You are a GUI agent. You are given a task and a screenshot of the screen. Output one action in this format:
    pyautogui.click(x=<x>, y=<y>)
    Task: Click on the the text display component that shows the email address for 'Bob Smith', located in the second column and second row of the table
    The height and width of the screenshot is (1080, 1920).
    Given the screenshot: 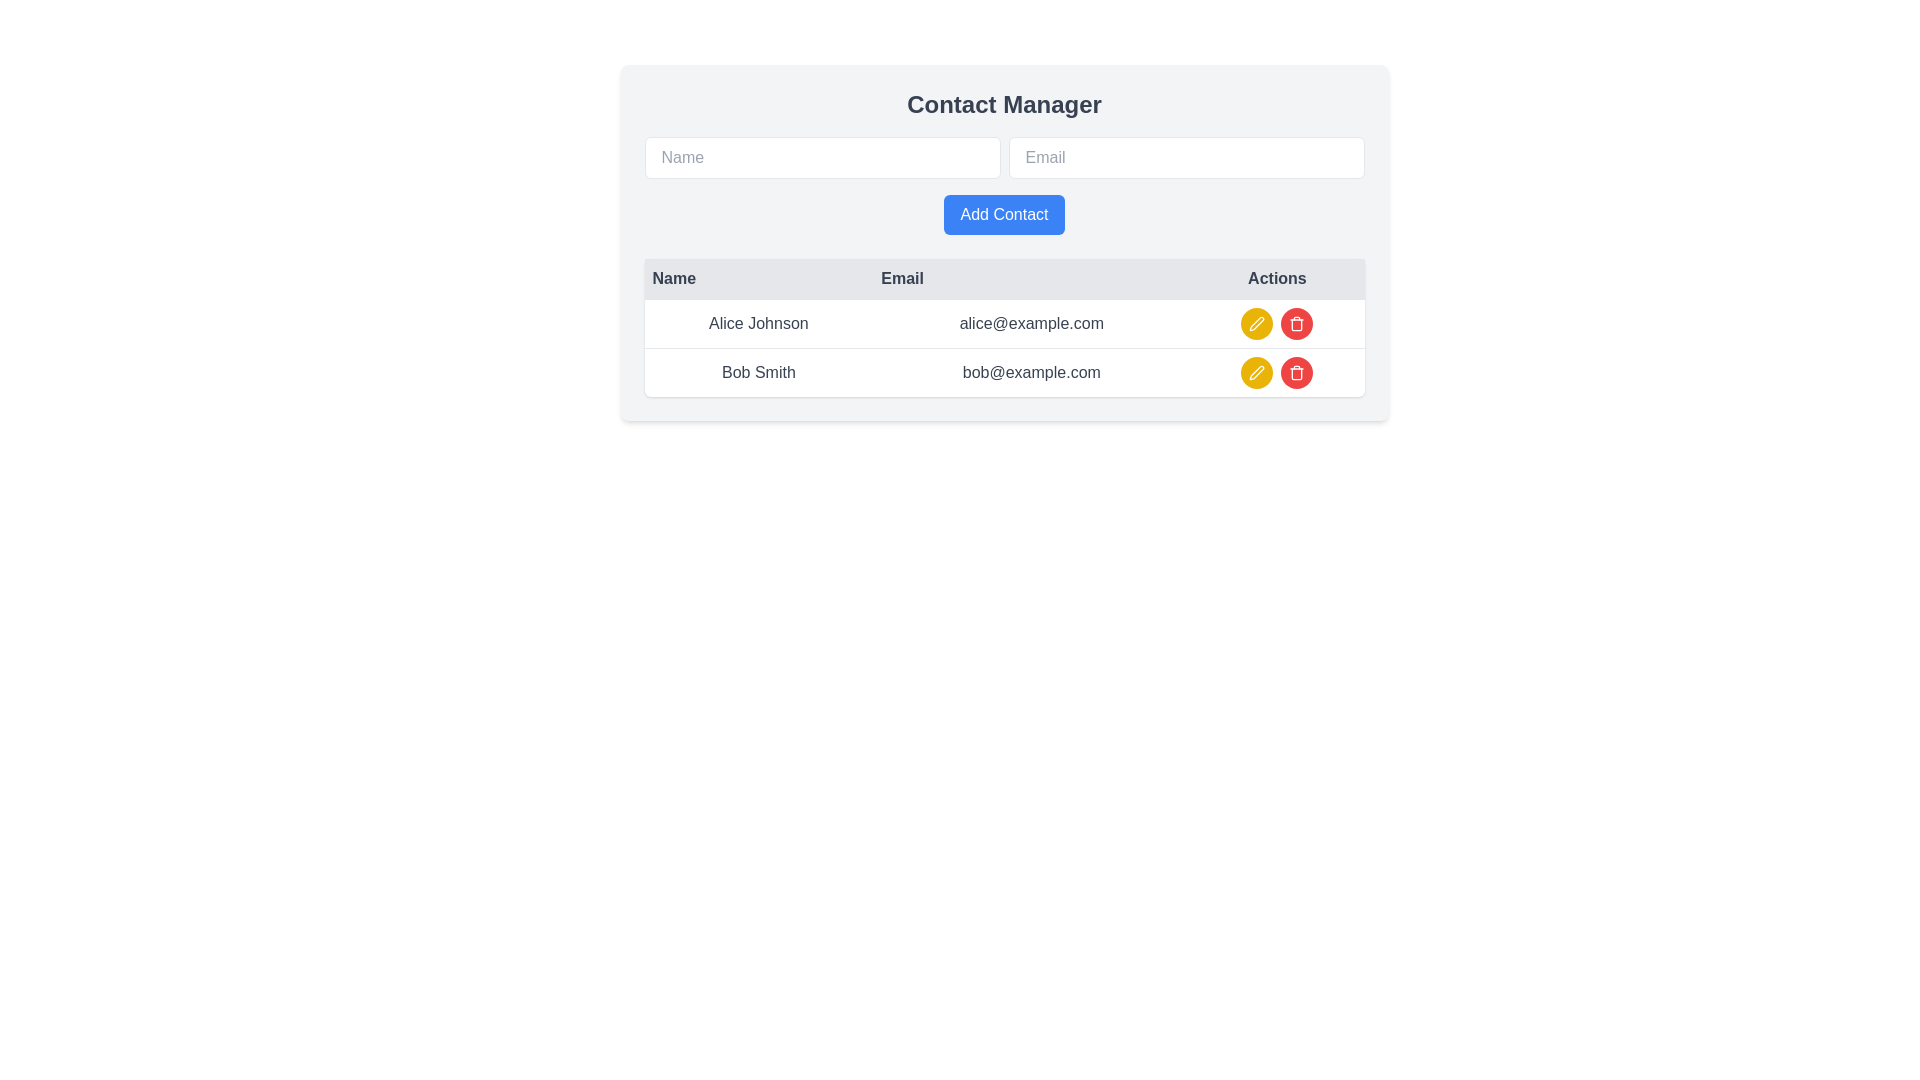 What is the action you would take?
    pyautogui.click(x=1031, y=372)
    